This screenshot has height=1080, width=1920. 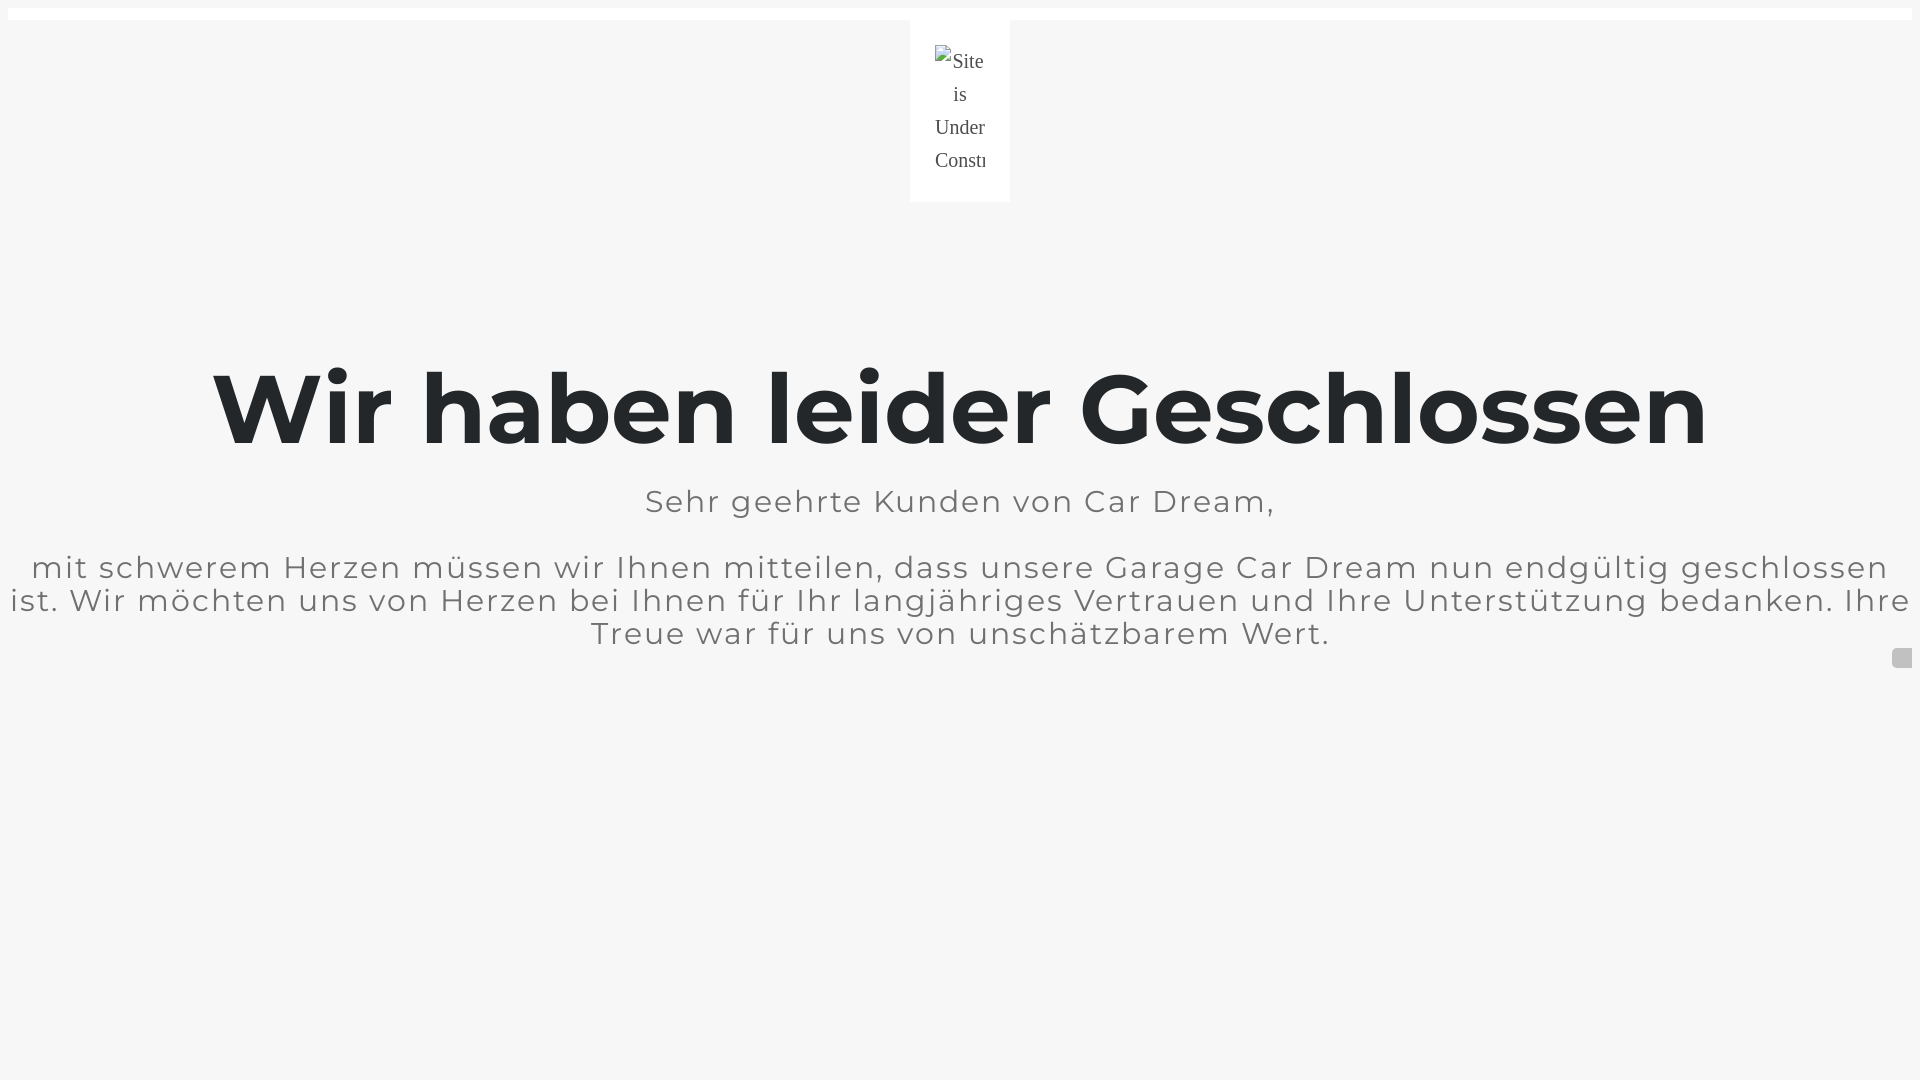 What do you see at coordinates (960, 111) in the screenshot?
I see `'Site is Under Construction'` at bounding box center [960, 111].